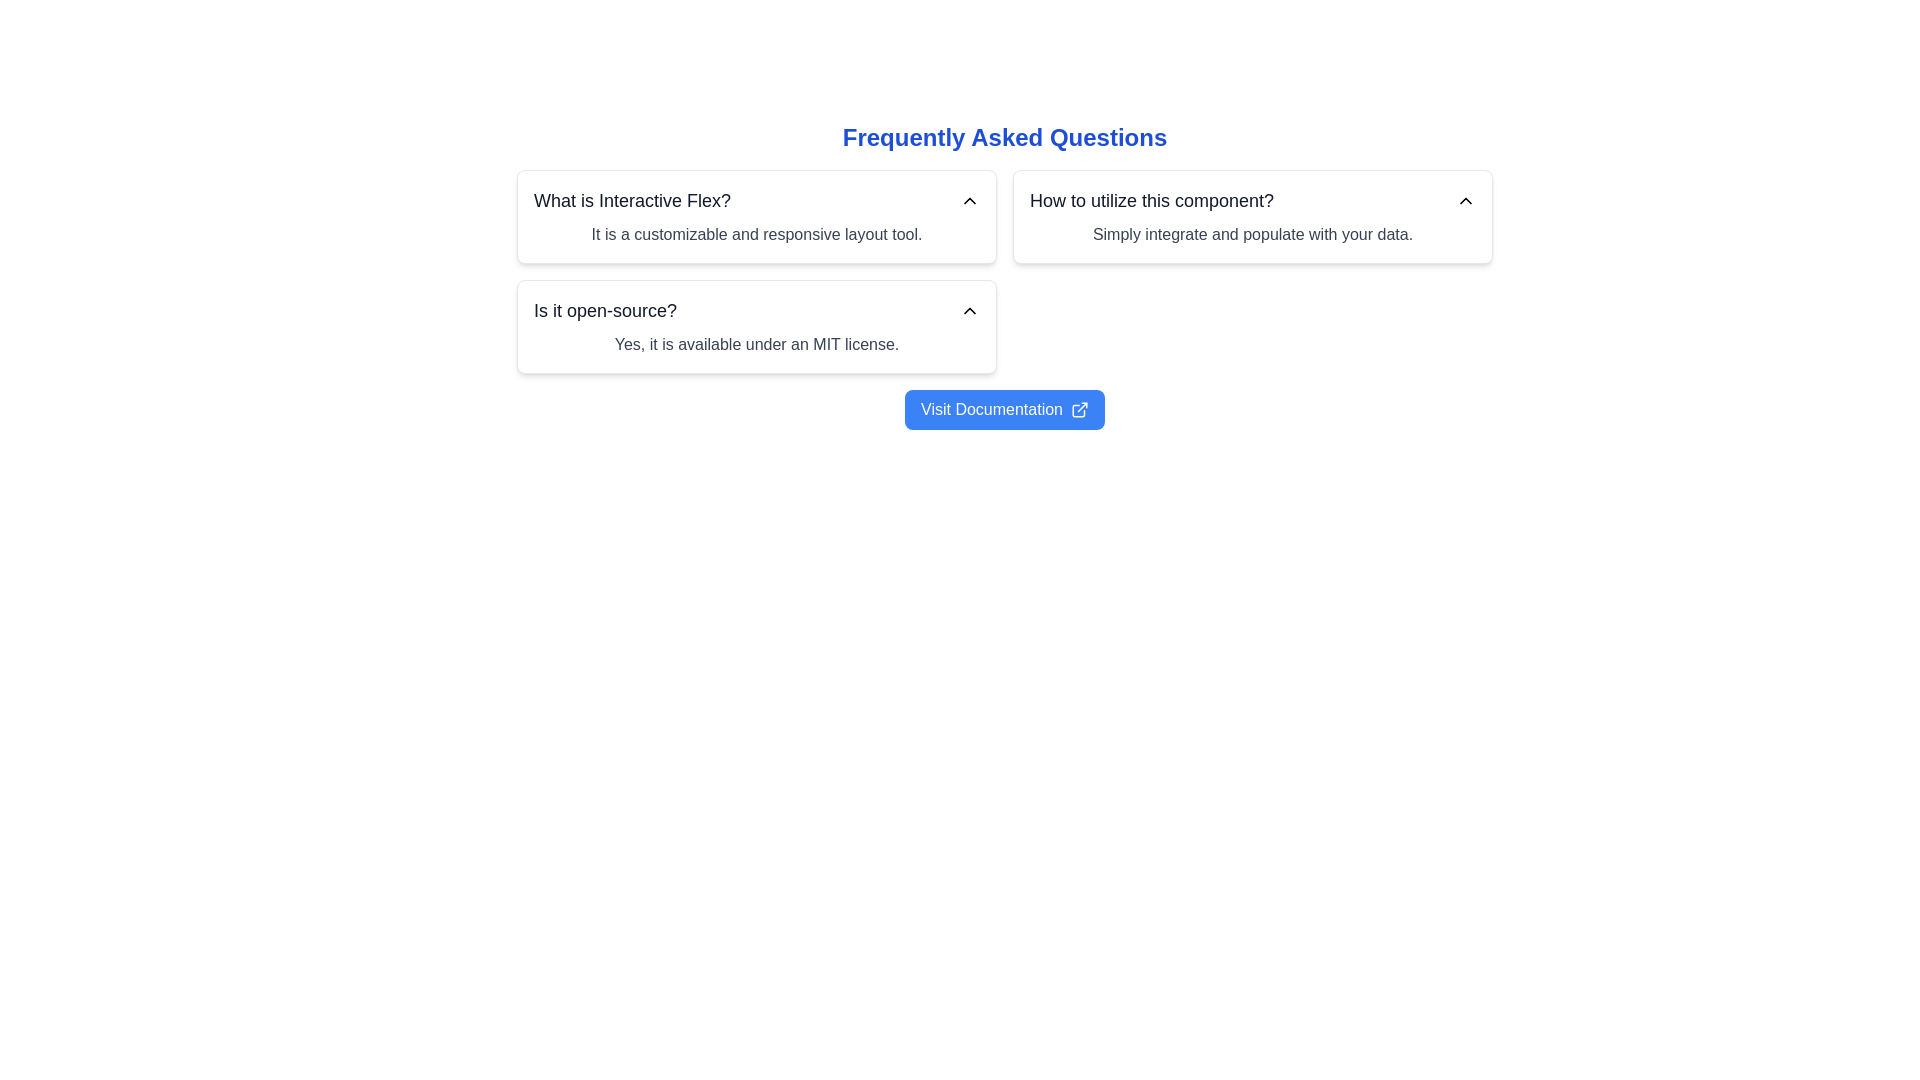  Describe the element at coordinates (1004, 408) in the screenshot. I see `the medium-sized button labeled 'Visit Documentation' with a blue background and an external link icon to observe visual feedback` at that location.